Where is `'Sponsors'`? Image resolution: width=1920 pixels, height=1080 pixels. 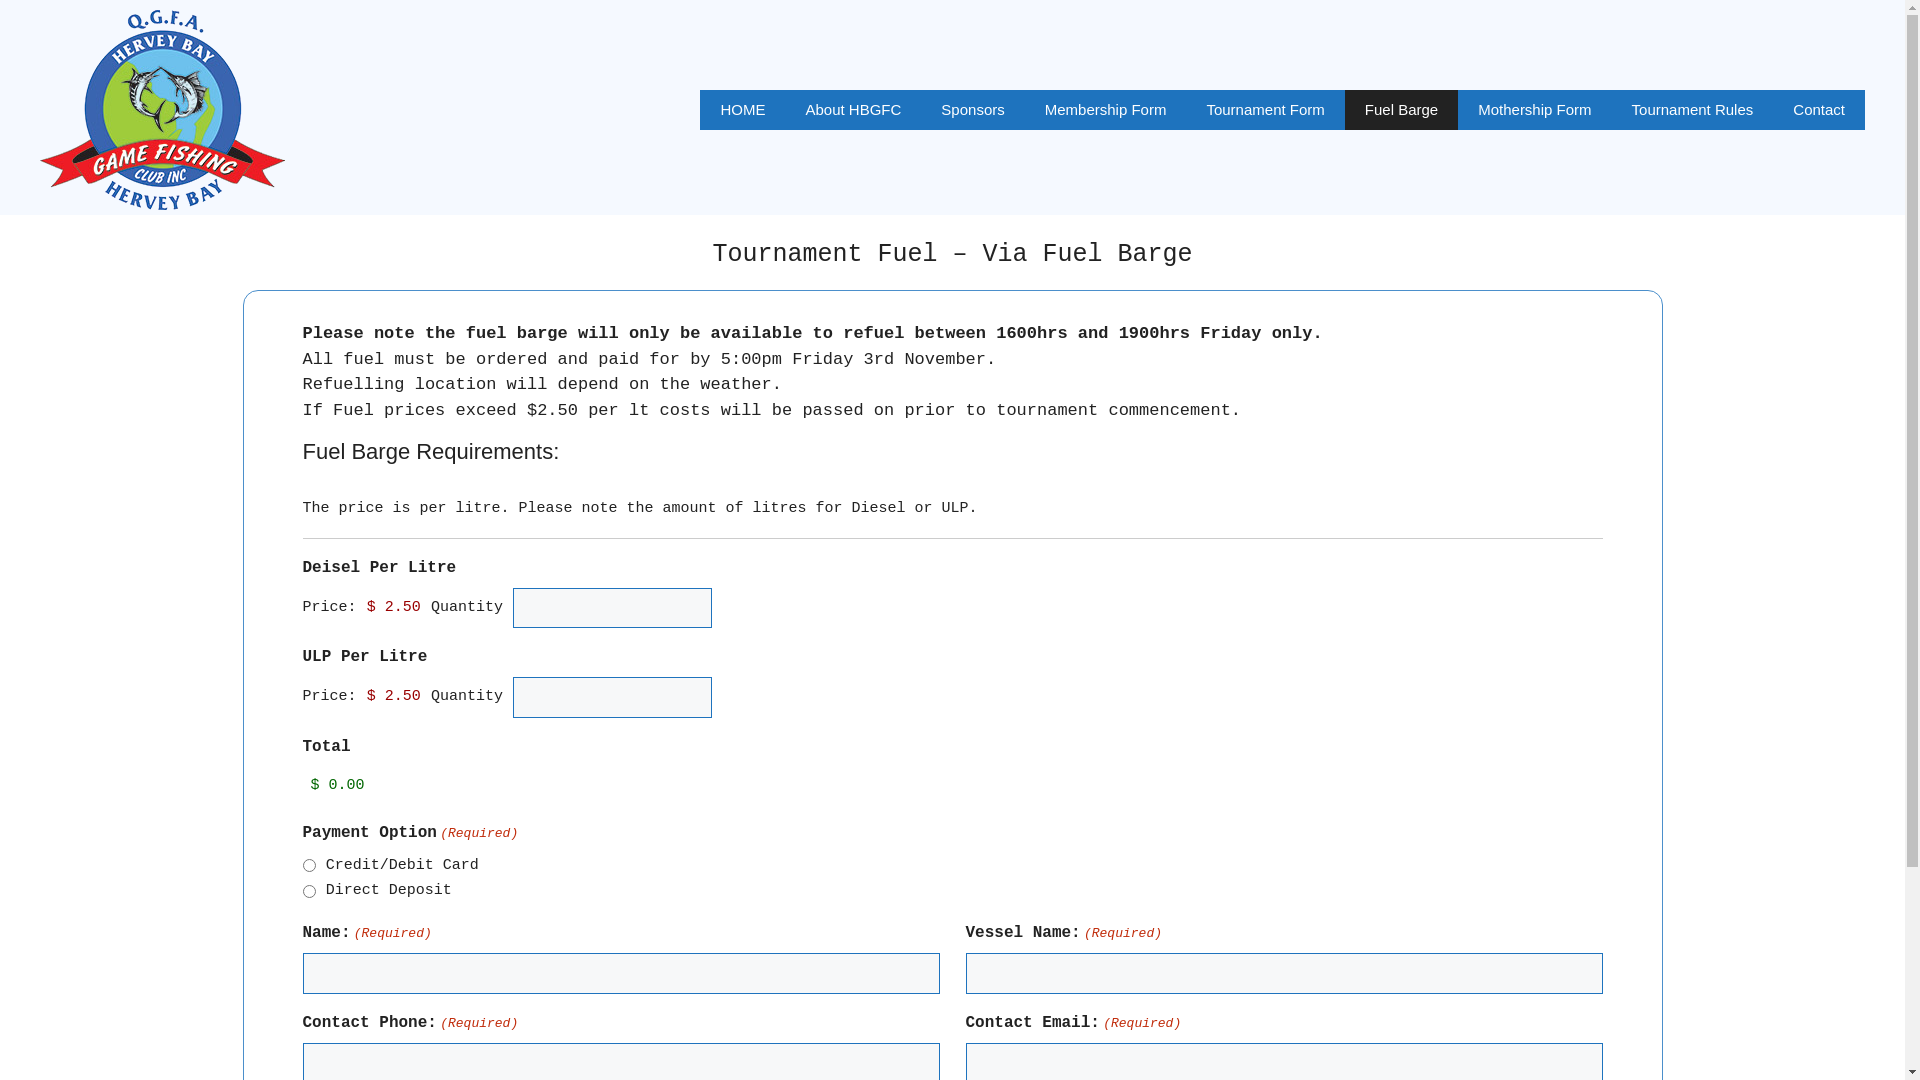 'Sponsors' is located at coordinates (972, 110).